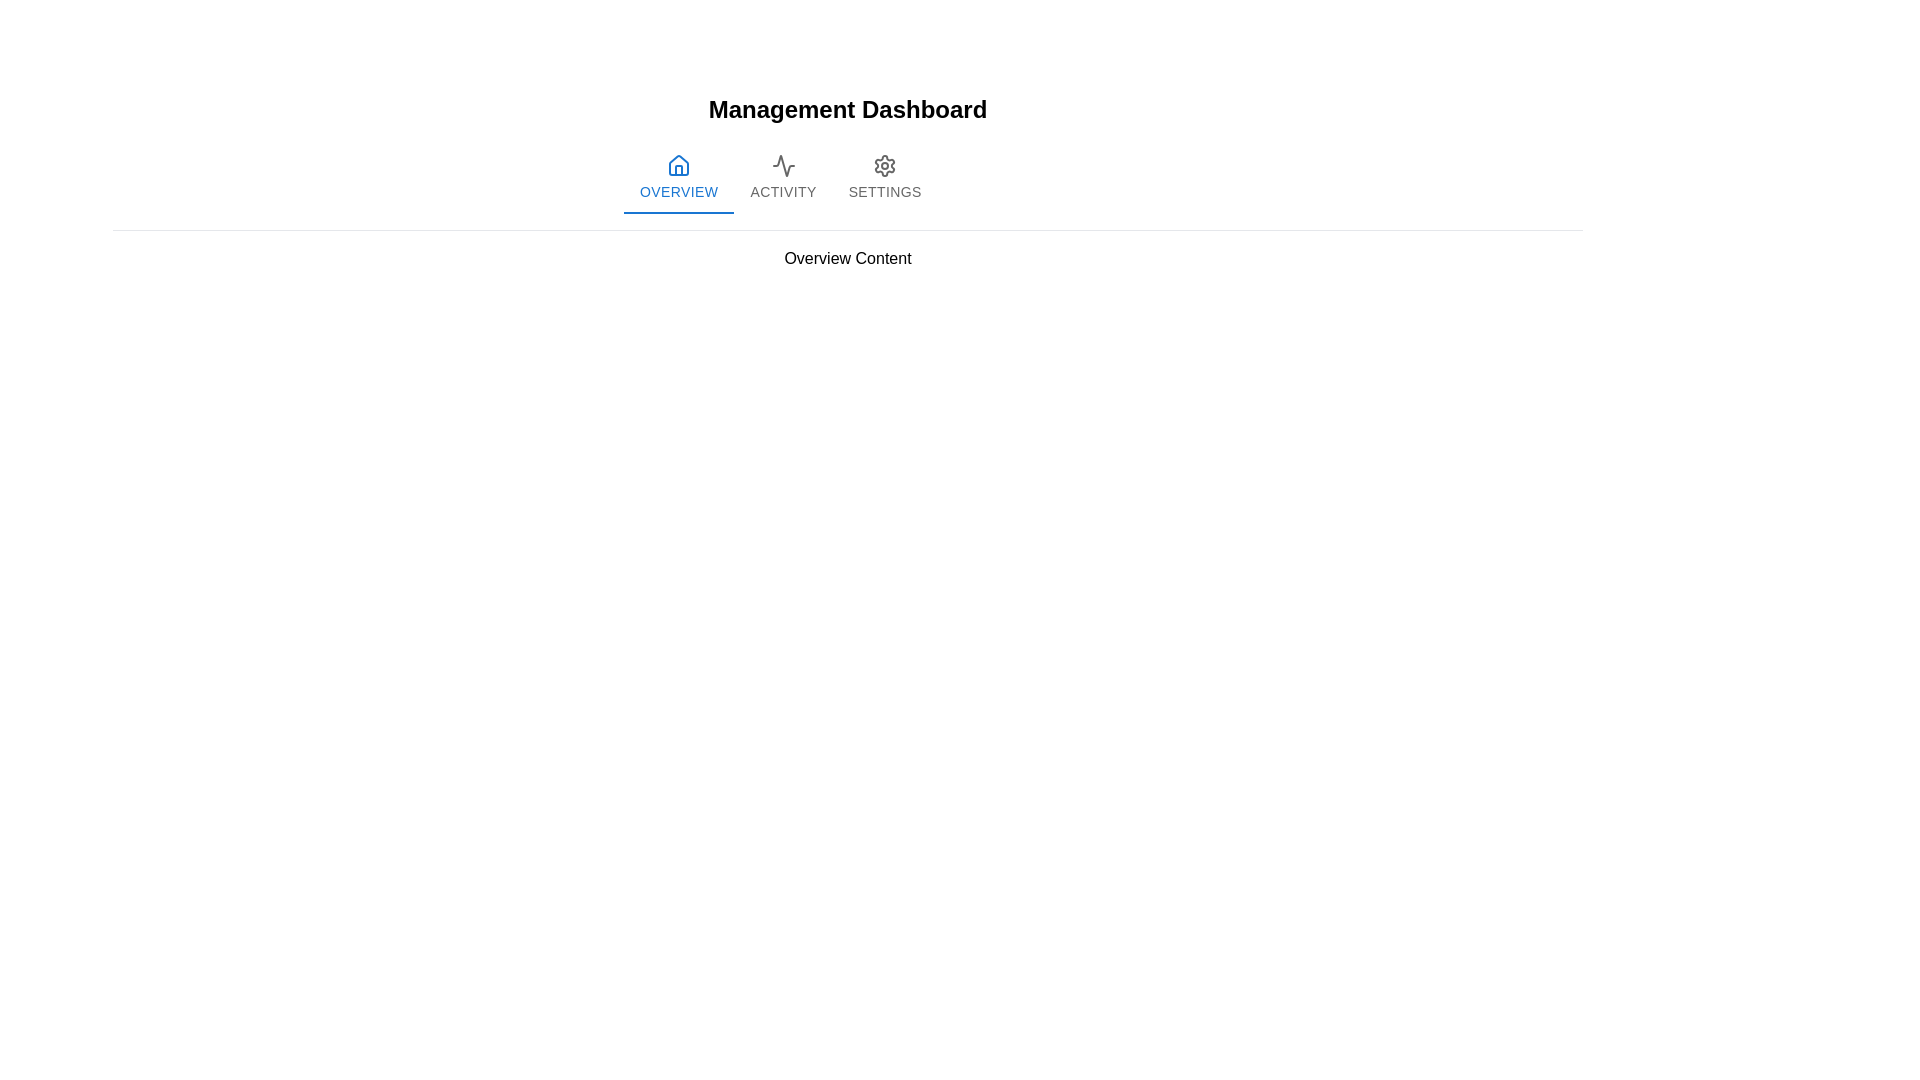 The width and height of the screenshot is (1920, 1080). I want to click on the home icon located at the top left of the navigation row, so click(679, 164).